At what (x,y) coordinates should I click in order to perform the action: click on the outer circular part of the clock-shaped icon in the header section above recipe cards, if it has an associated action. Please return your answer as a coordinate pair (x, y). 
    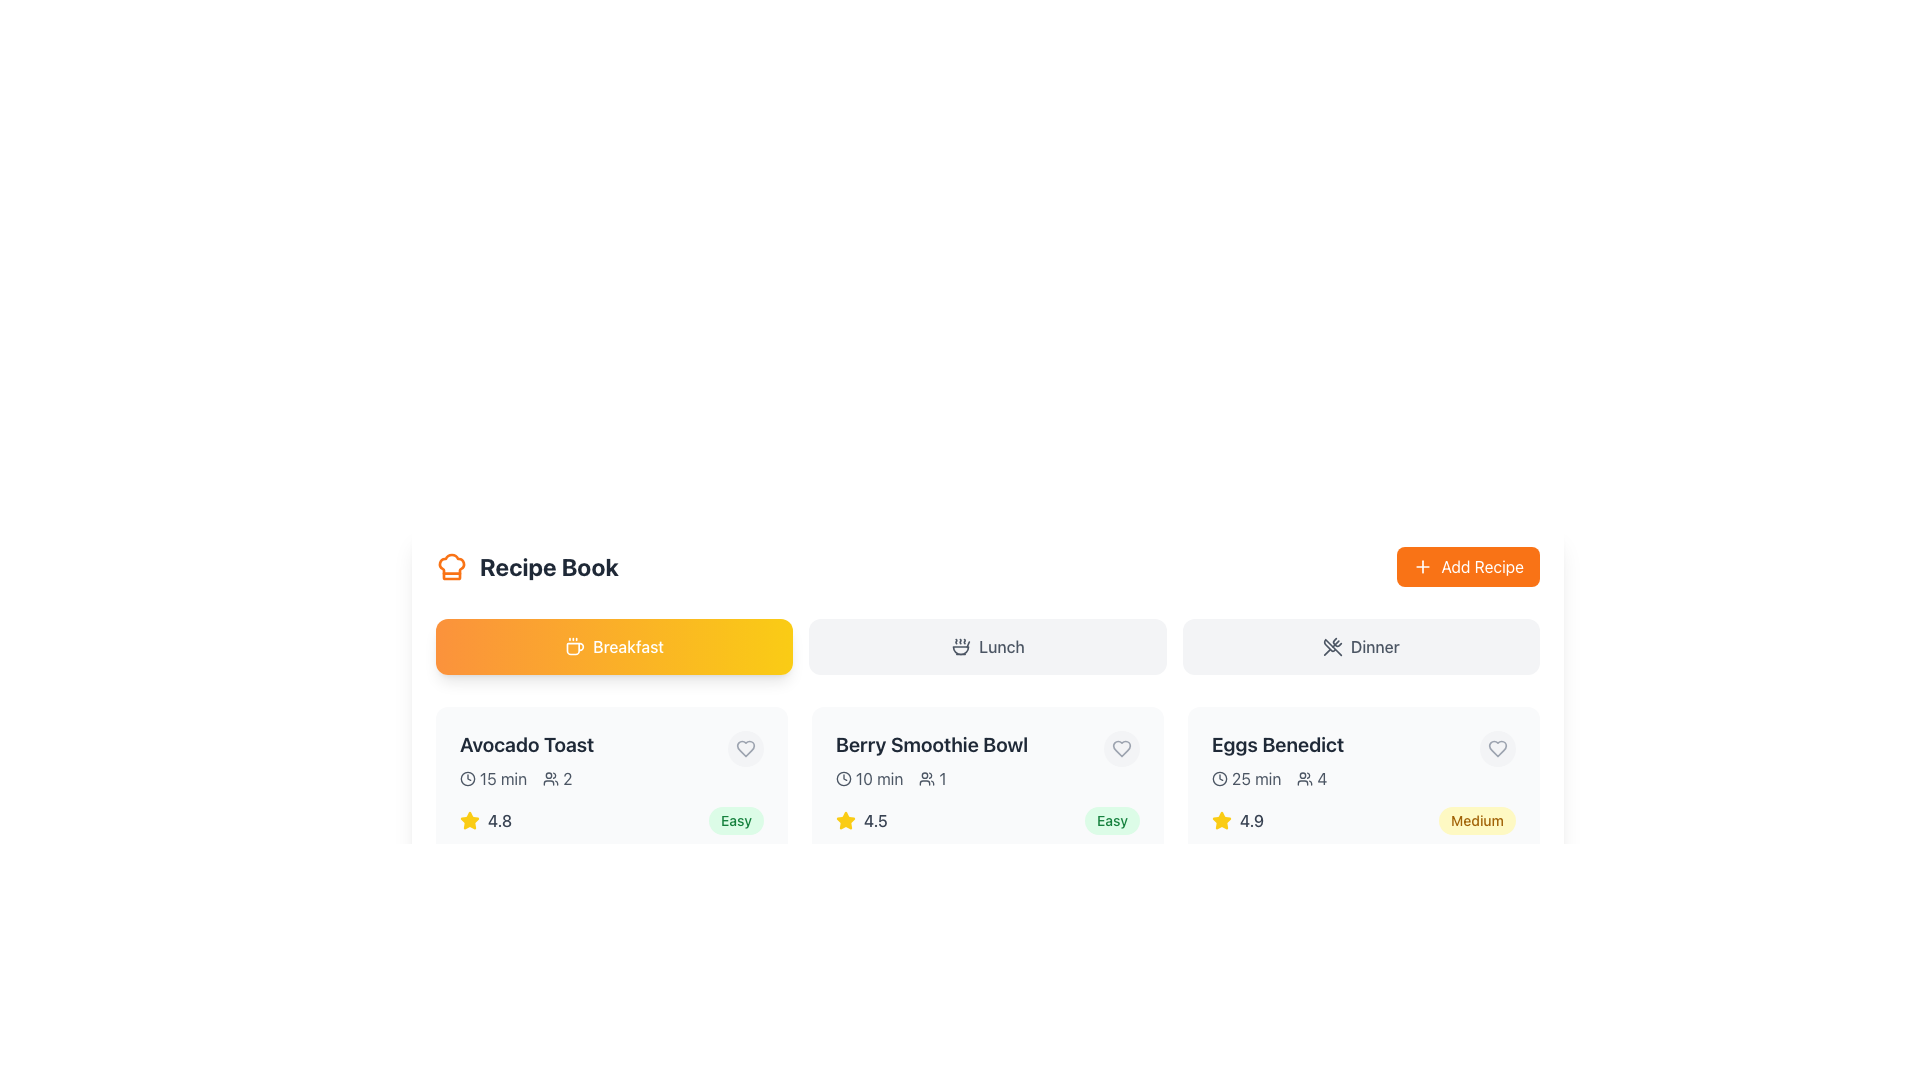
    Looking at the image, I should click on (844, 778).